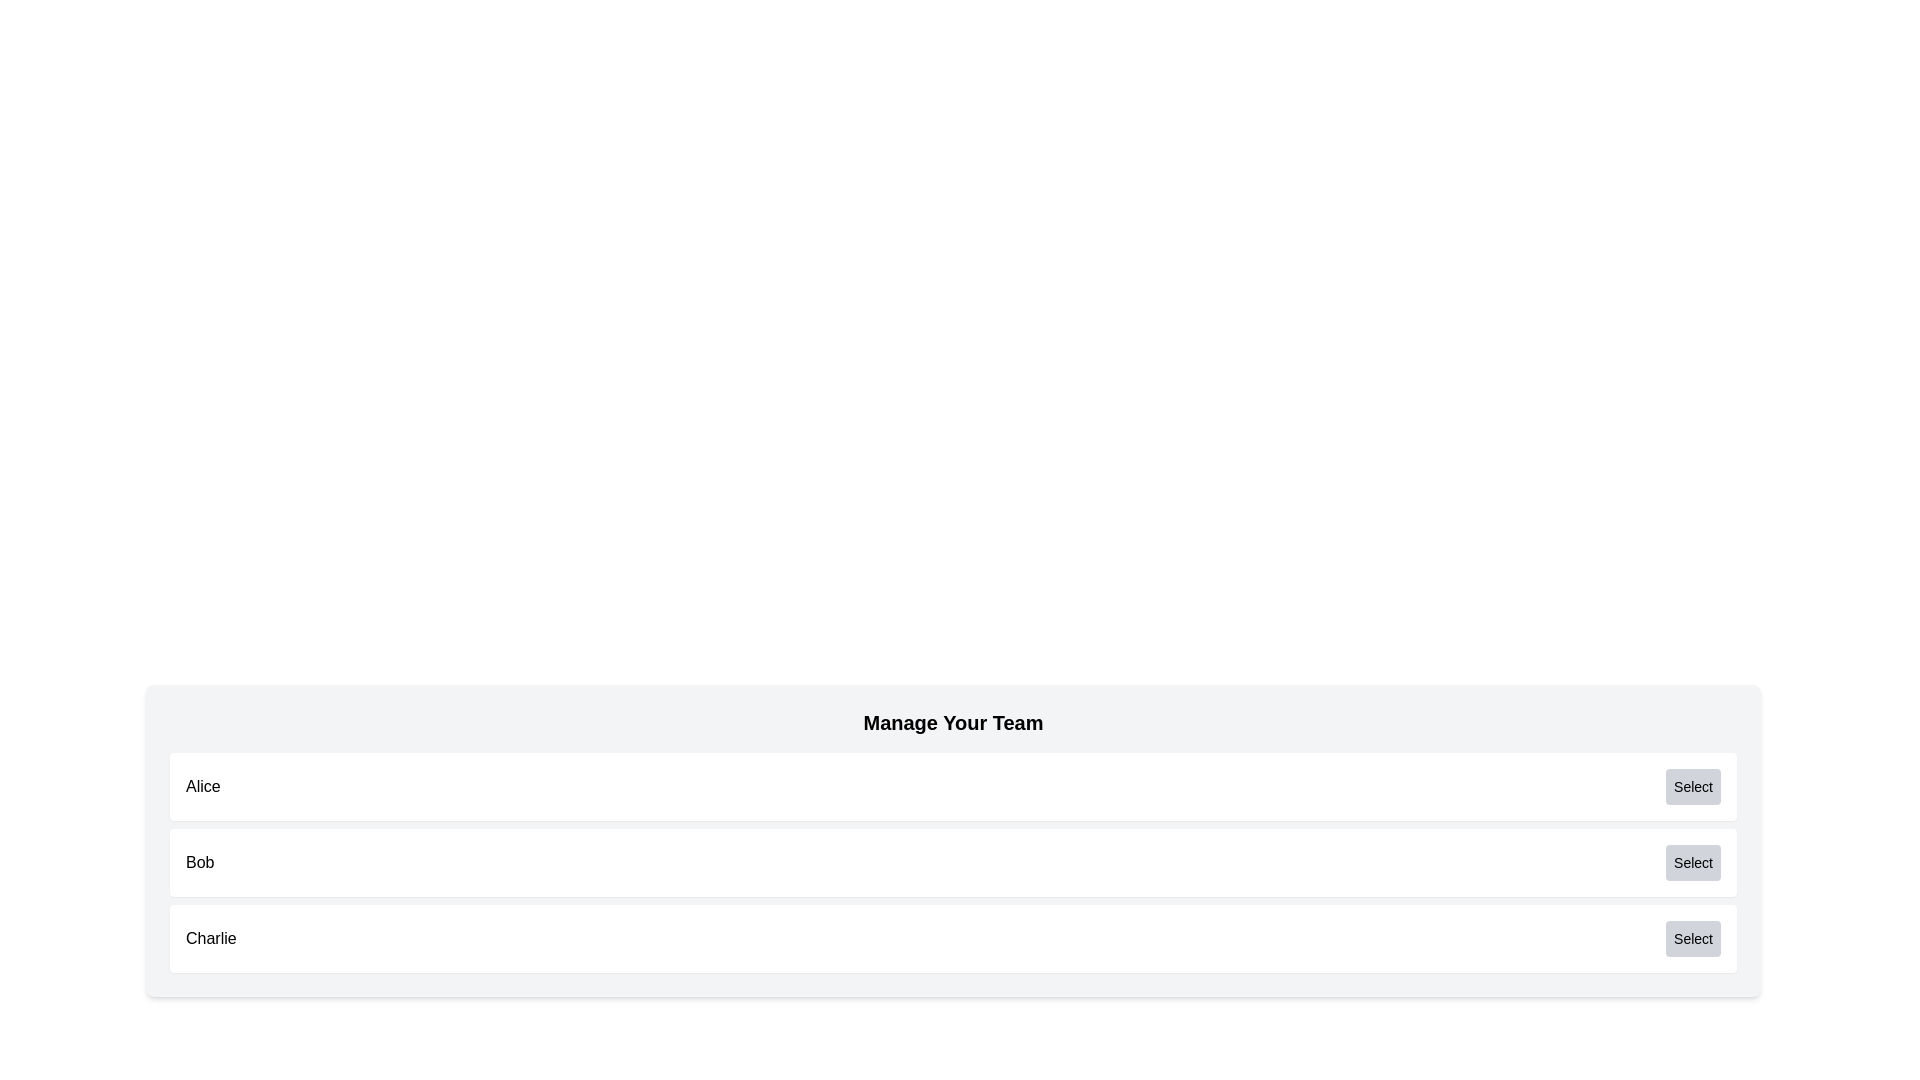 The height and width of the screenshot is (1080, 1920). What do you see at coordinates (203, 785) in the screenshot?
I see `the label displaying the text 'Alice', which is located at the left end of the first row in a list of items` at bounding box center [203, 785].